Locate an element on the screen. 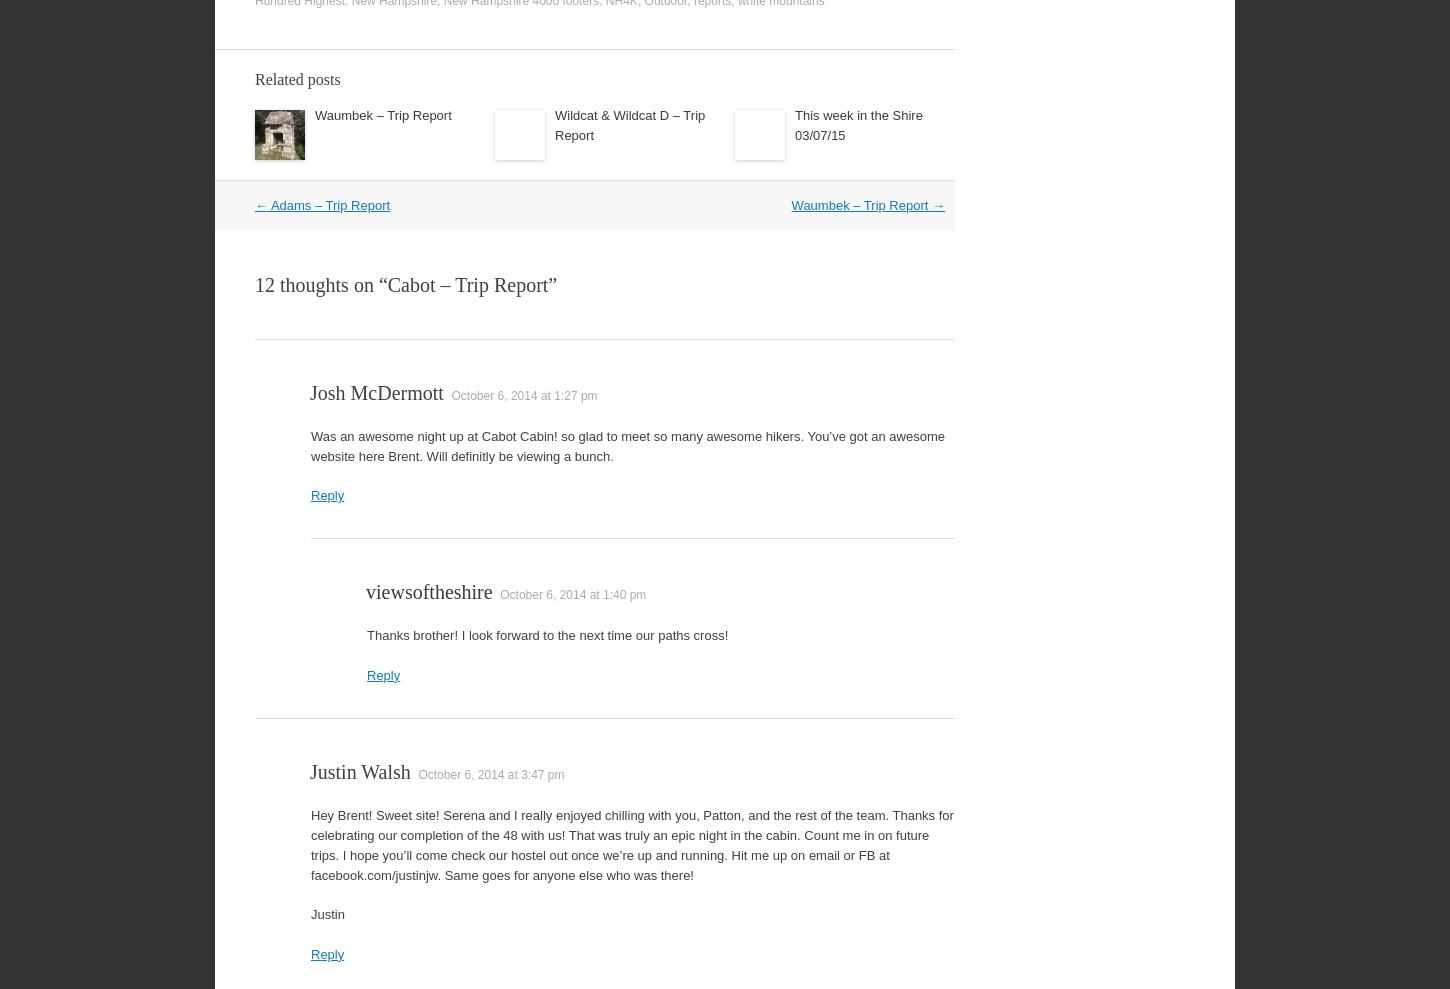  'Wildcat & Wildcat D – Trip Report' is located at coordinates (555, 123).